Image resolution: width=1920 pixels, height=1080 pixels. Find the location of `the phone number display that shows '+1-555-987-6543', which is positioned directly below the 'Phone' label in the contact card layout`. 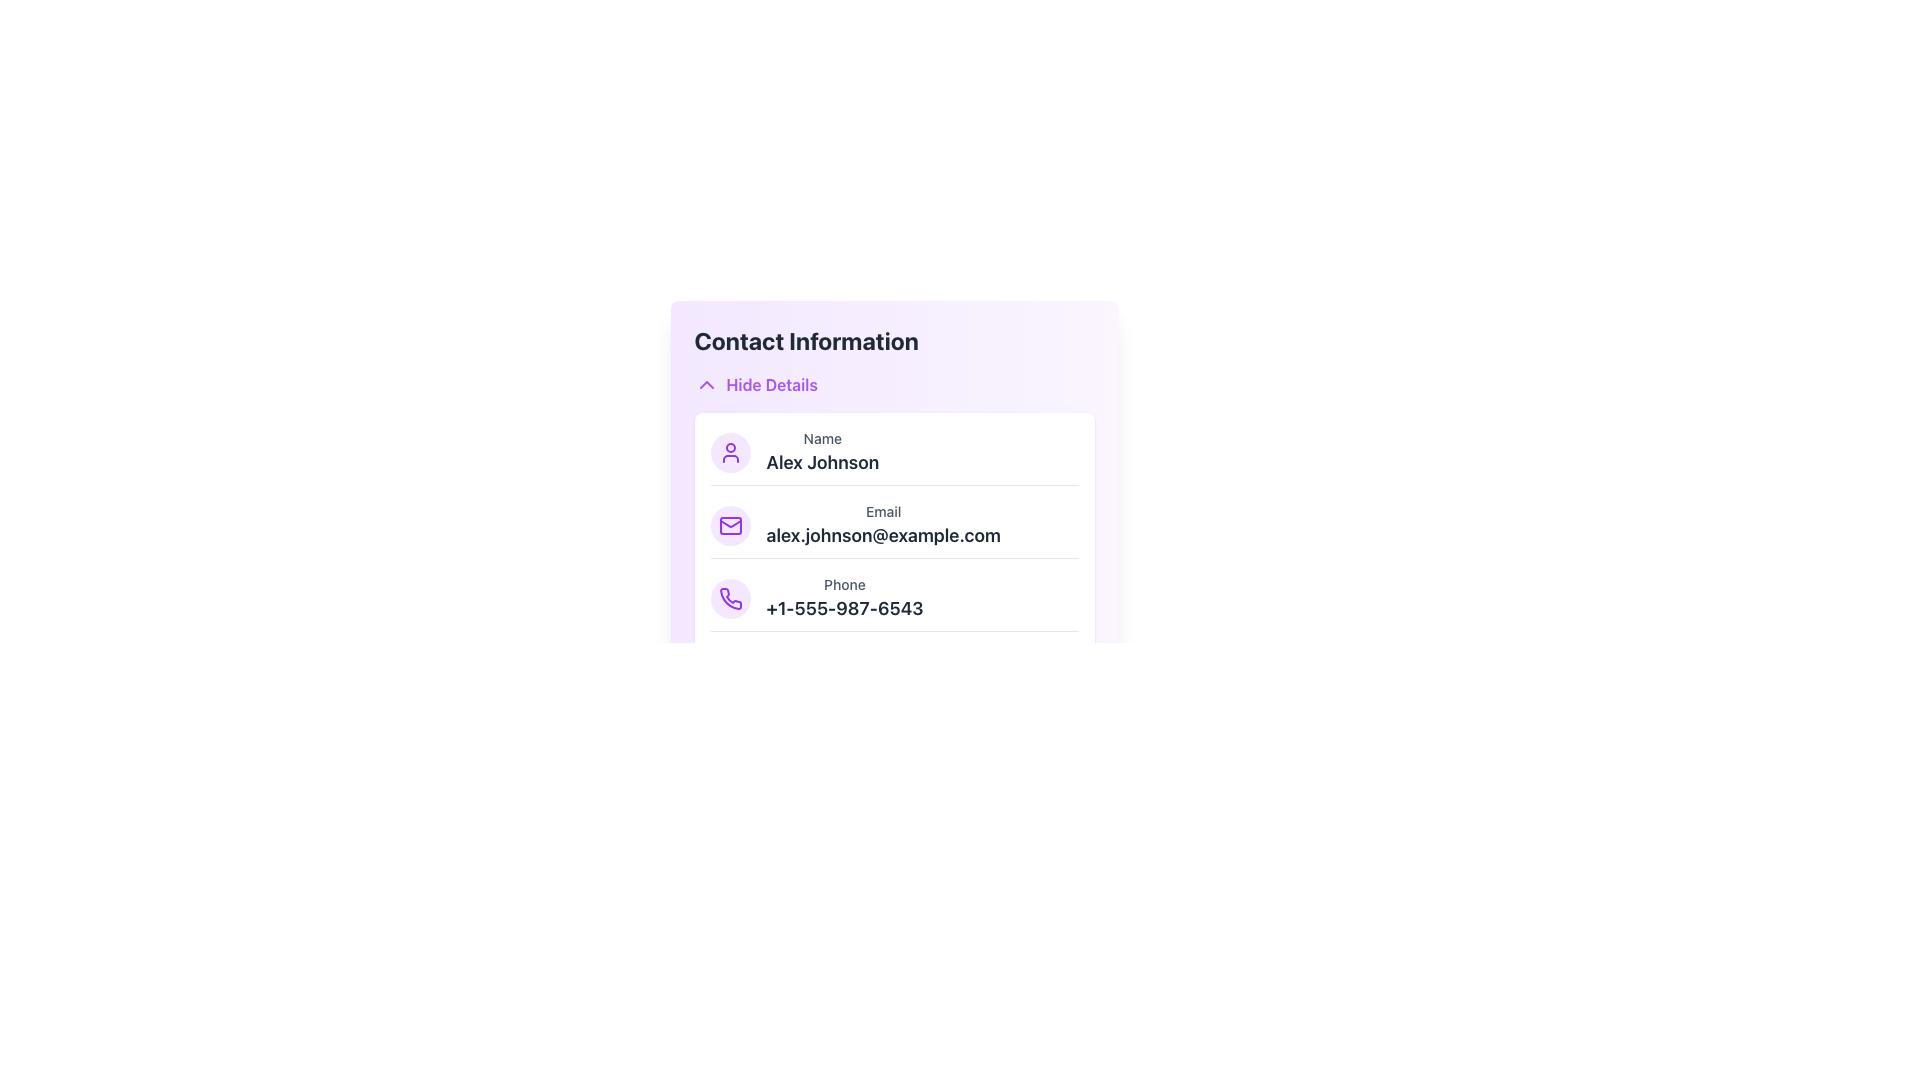

the phone number display that shows '+1-555-987-6543', which is positioned directly below the 'Phone' label in the contact card layout is located at coordinates (844, 608).